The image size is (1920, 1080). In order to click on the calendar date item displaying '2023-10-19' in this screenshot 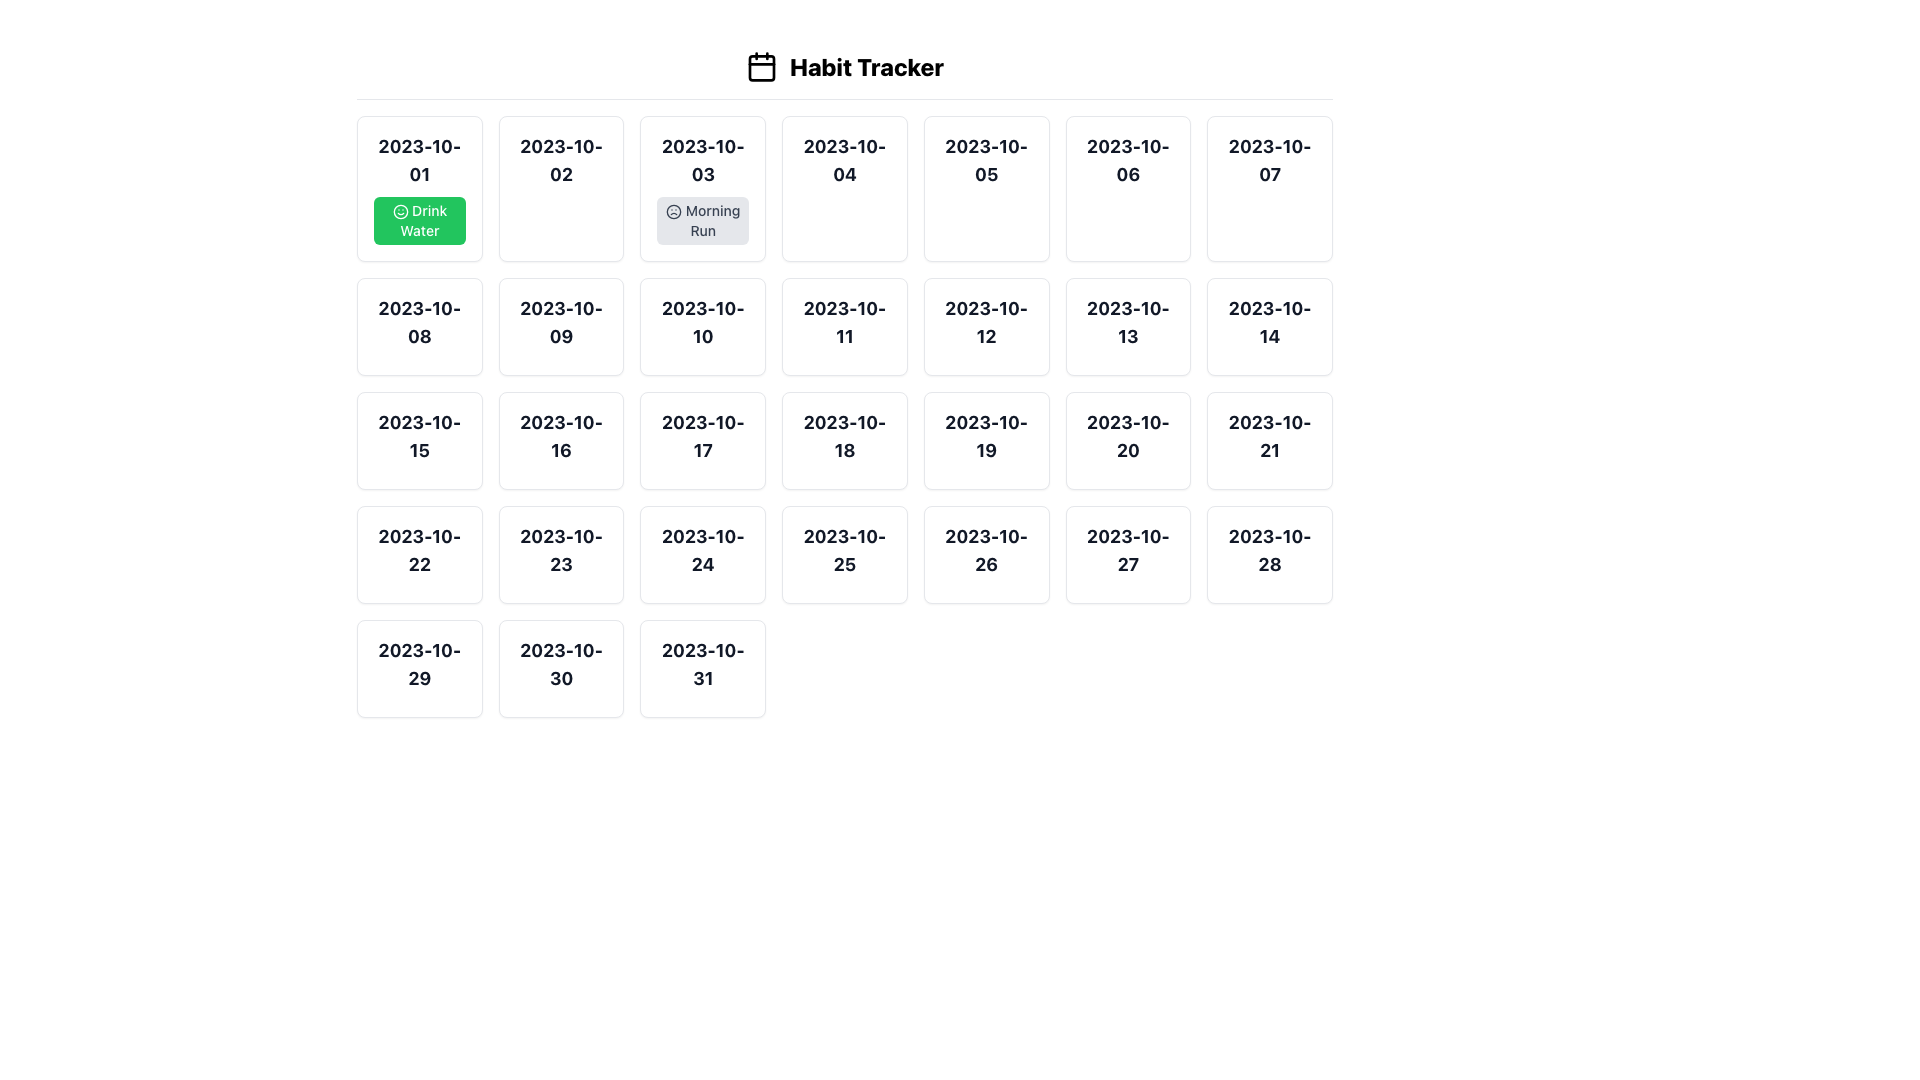, I will do `click(986, 439)`.